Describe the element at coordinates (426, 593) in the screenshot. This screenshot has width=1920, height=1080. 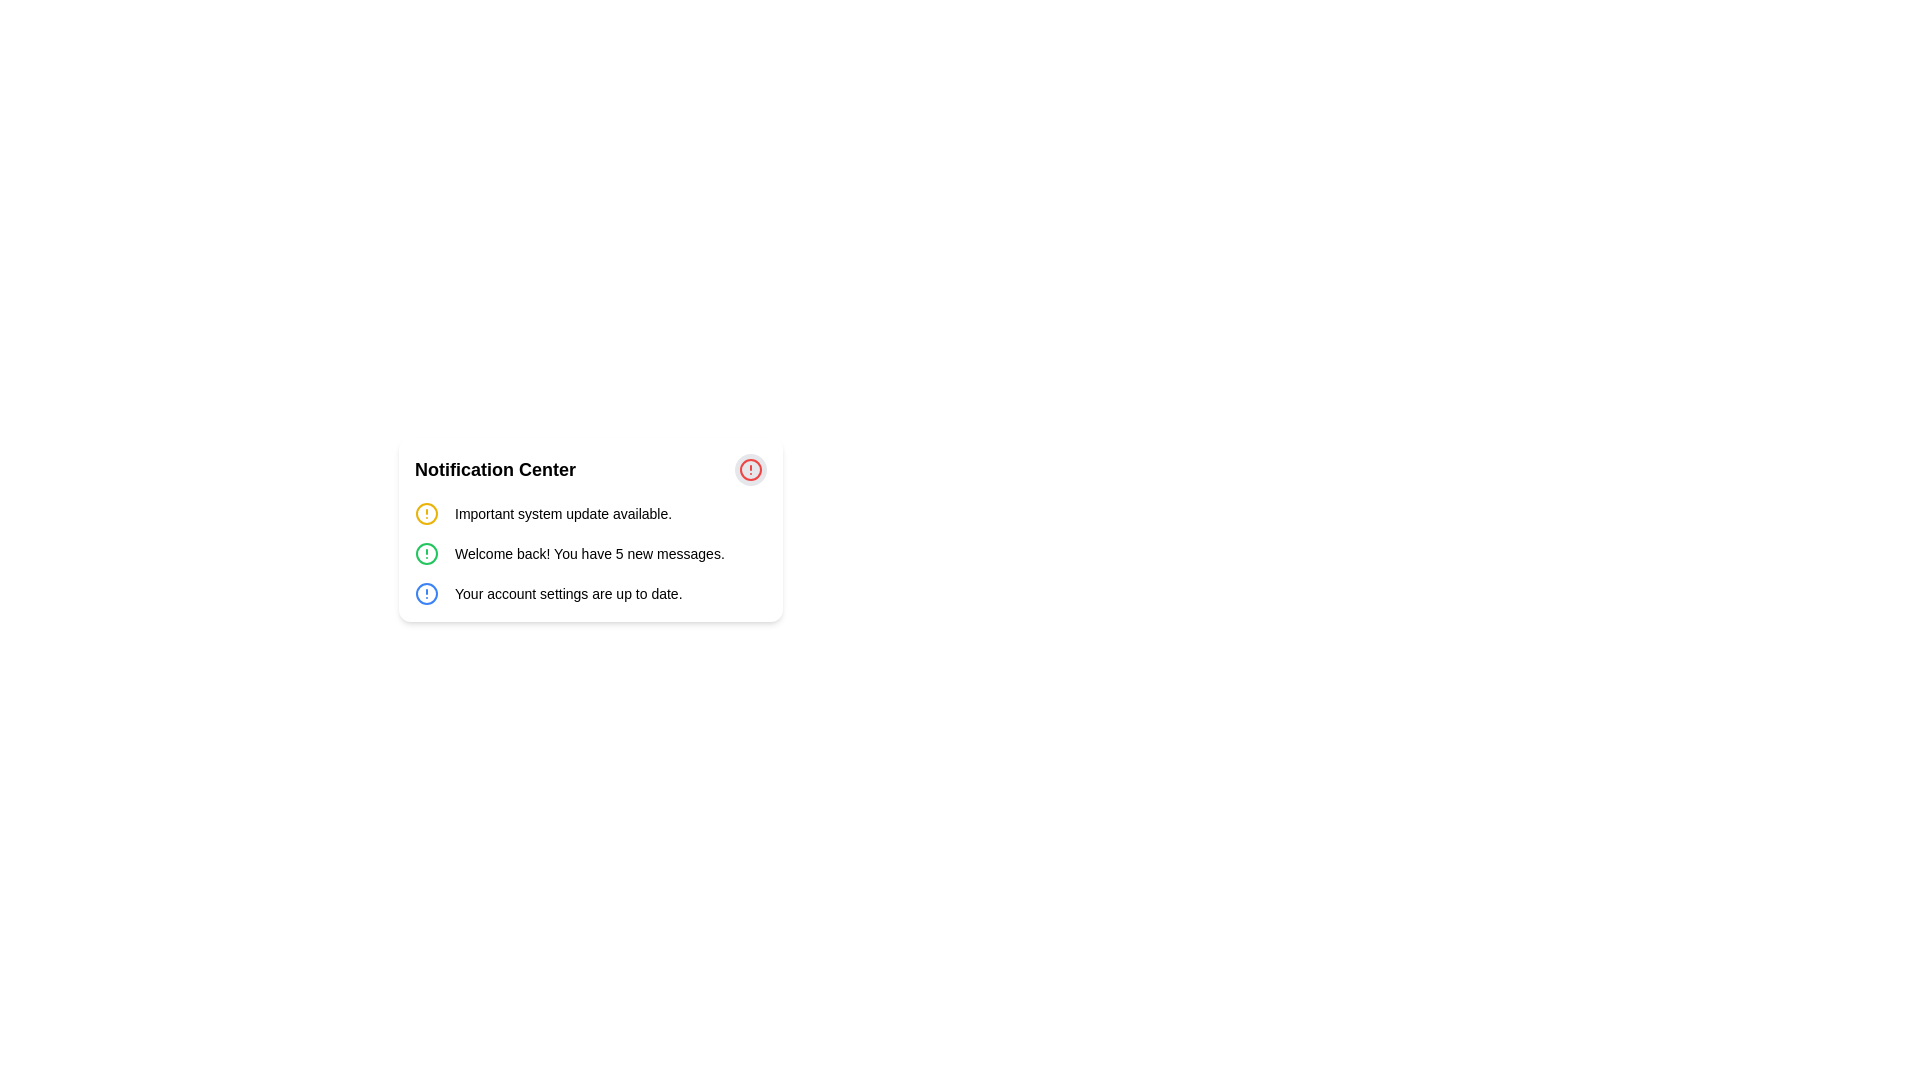
I see `the alert icon located to the left of the text 'Your account settings are up to date.' in the notifications area, specifically in the third row` at that location.